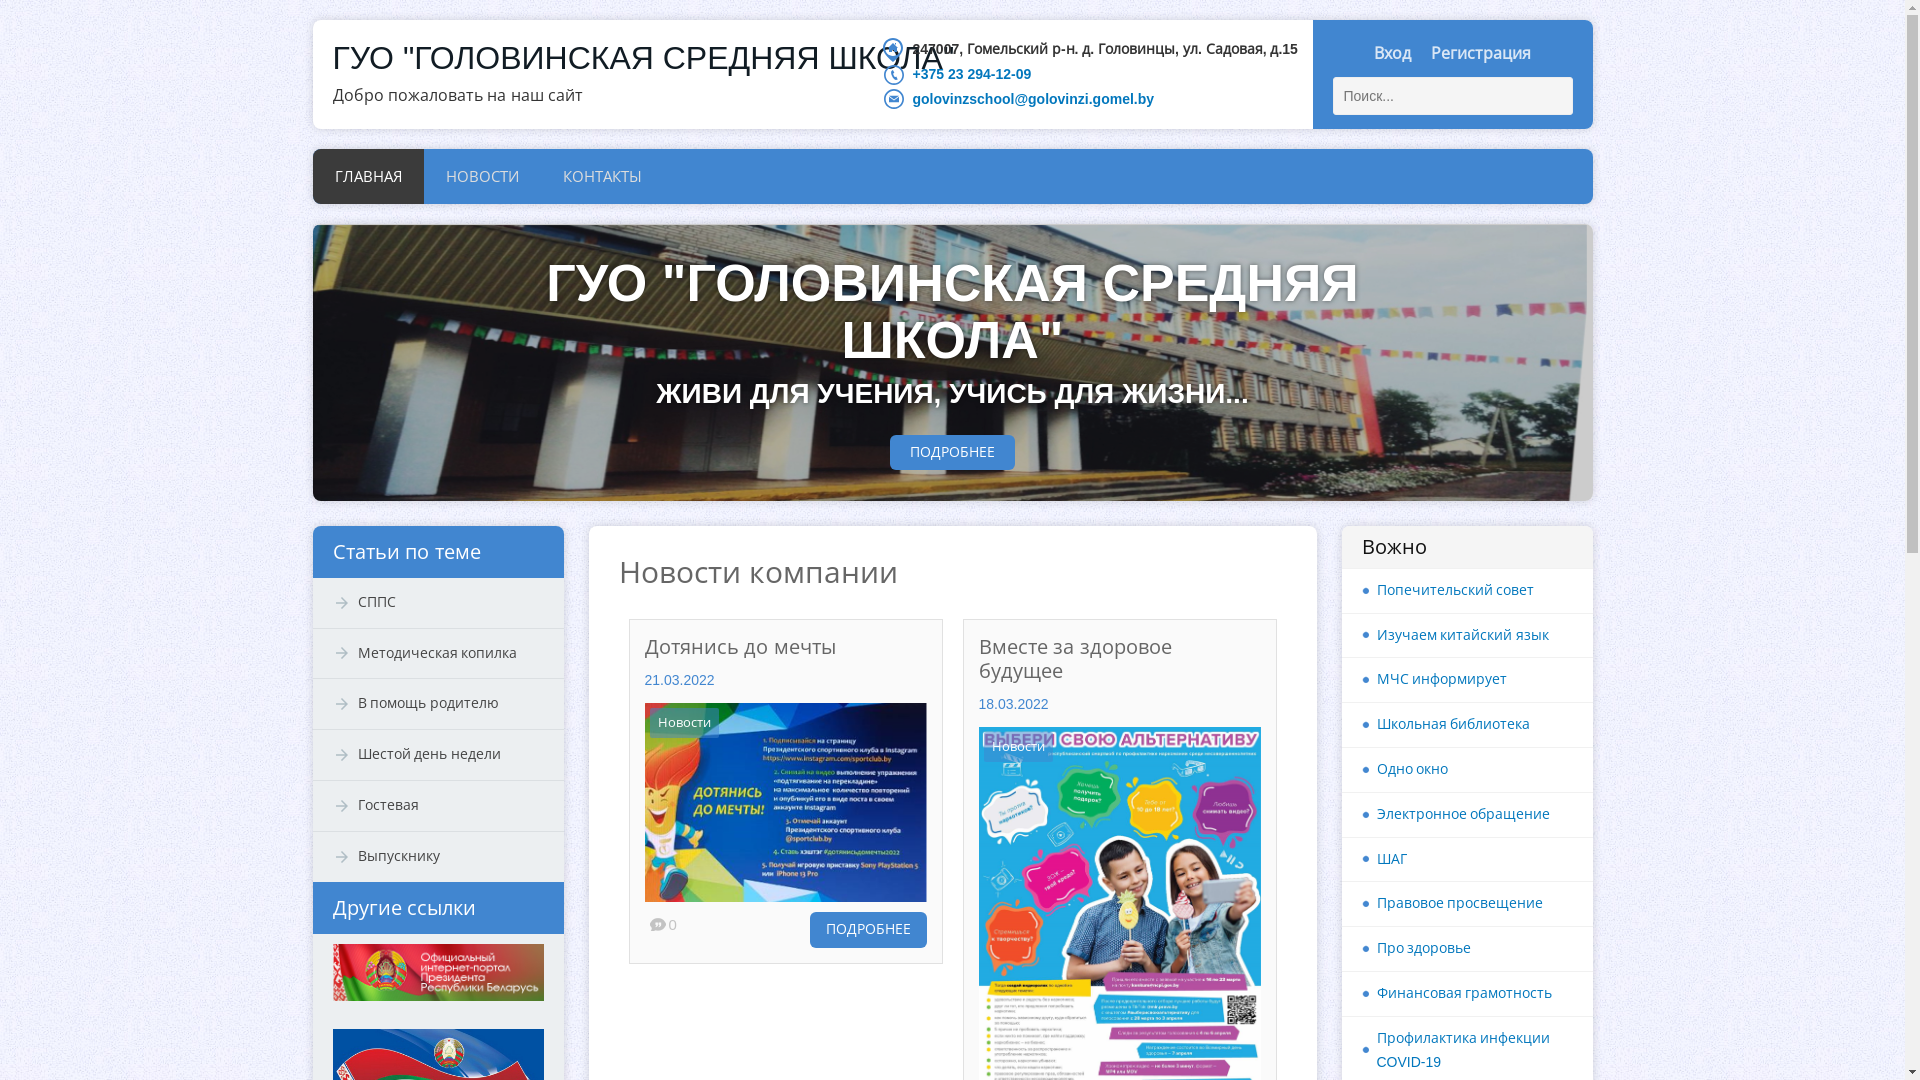 The height and width of the screenshot is (1080, 1920). I want to click on '+375 23 294-12-09', so click(911, 72).